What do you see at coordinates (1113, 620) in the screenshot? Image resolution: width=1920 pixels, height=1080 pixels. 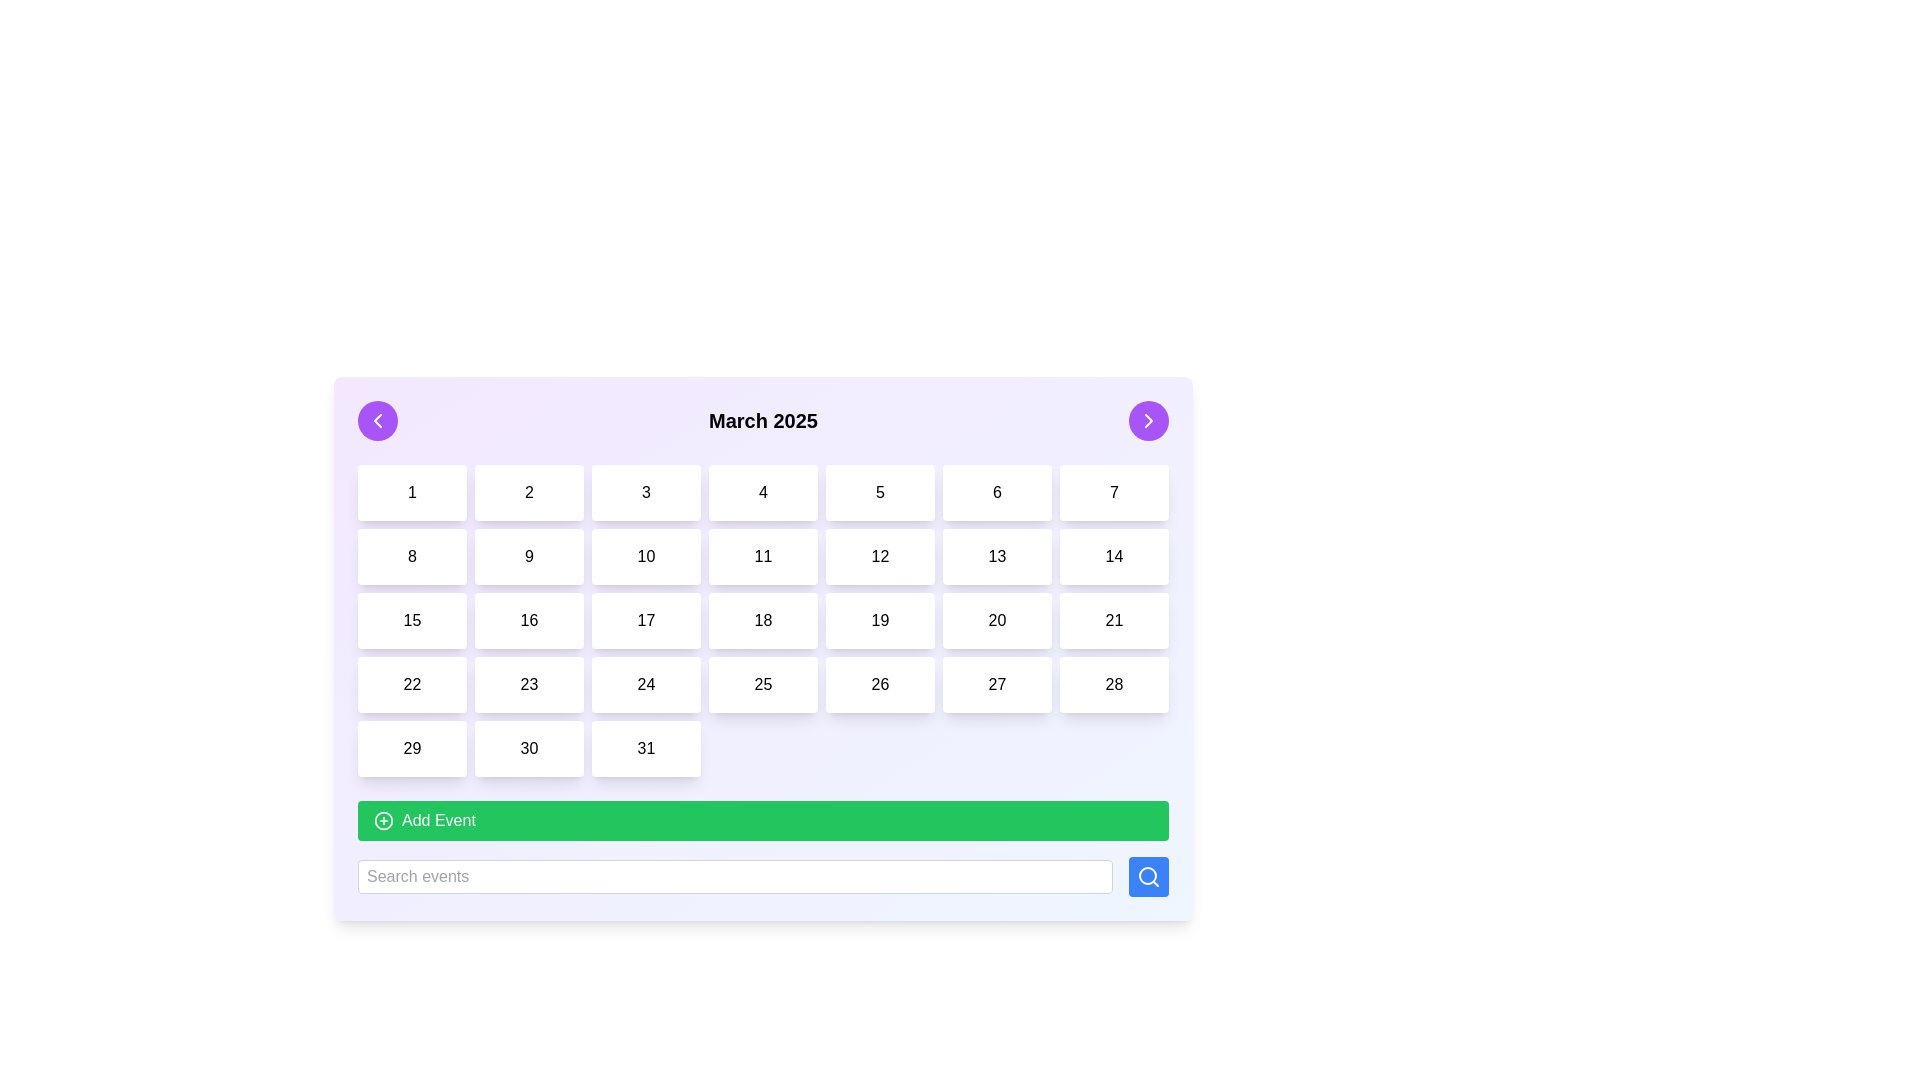 I see `the button displaying the date '21' in a calendar grid to trigger hover effects` at bounding box center [1113, 620].